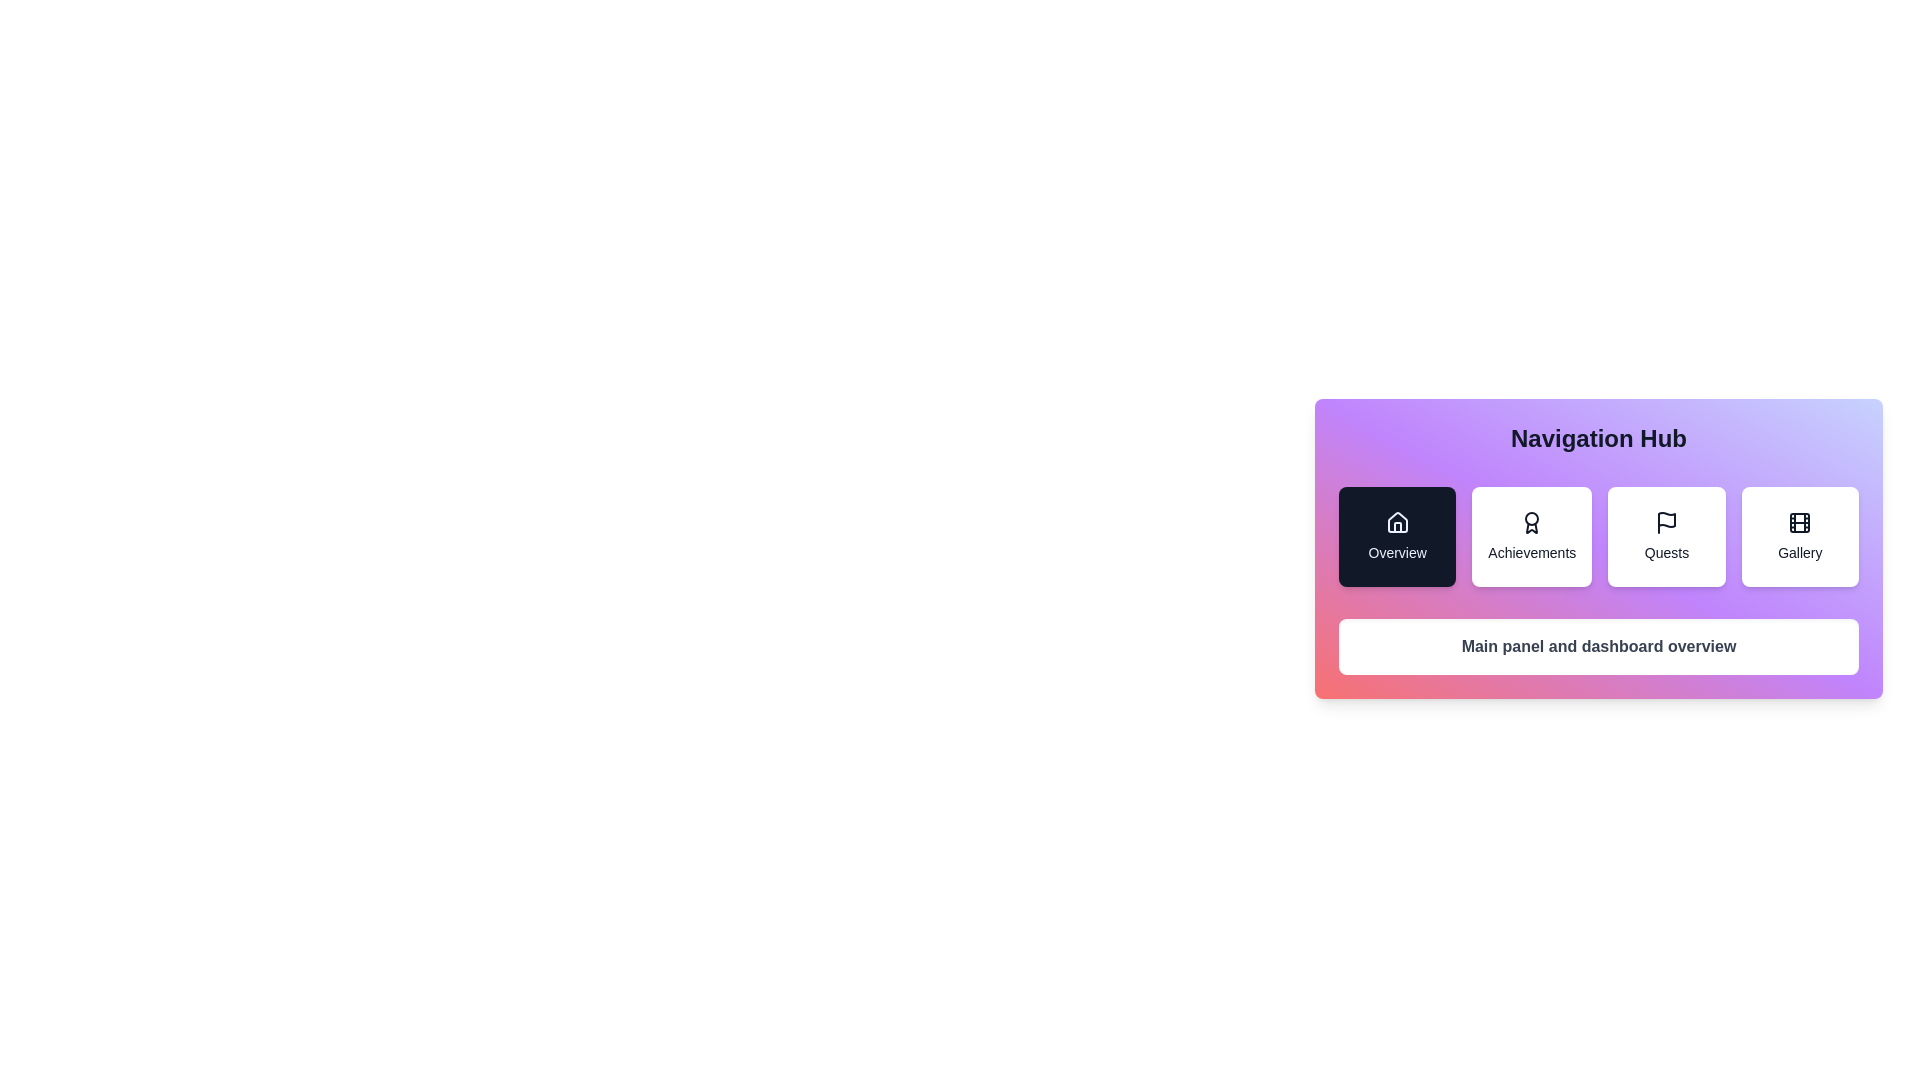 This screenshot has width=1920, height=1080. I want to click on the 'Gallery' button located at the rightmost side of a cluster of buttons including 'Overview', 'Achievements', and 'Quests', so click(1800, 535).